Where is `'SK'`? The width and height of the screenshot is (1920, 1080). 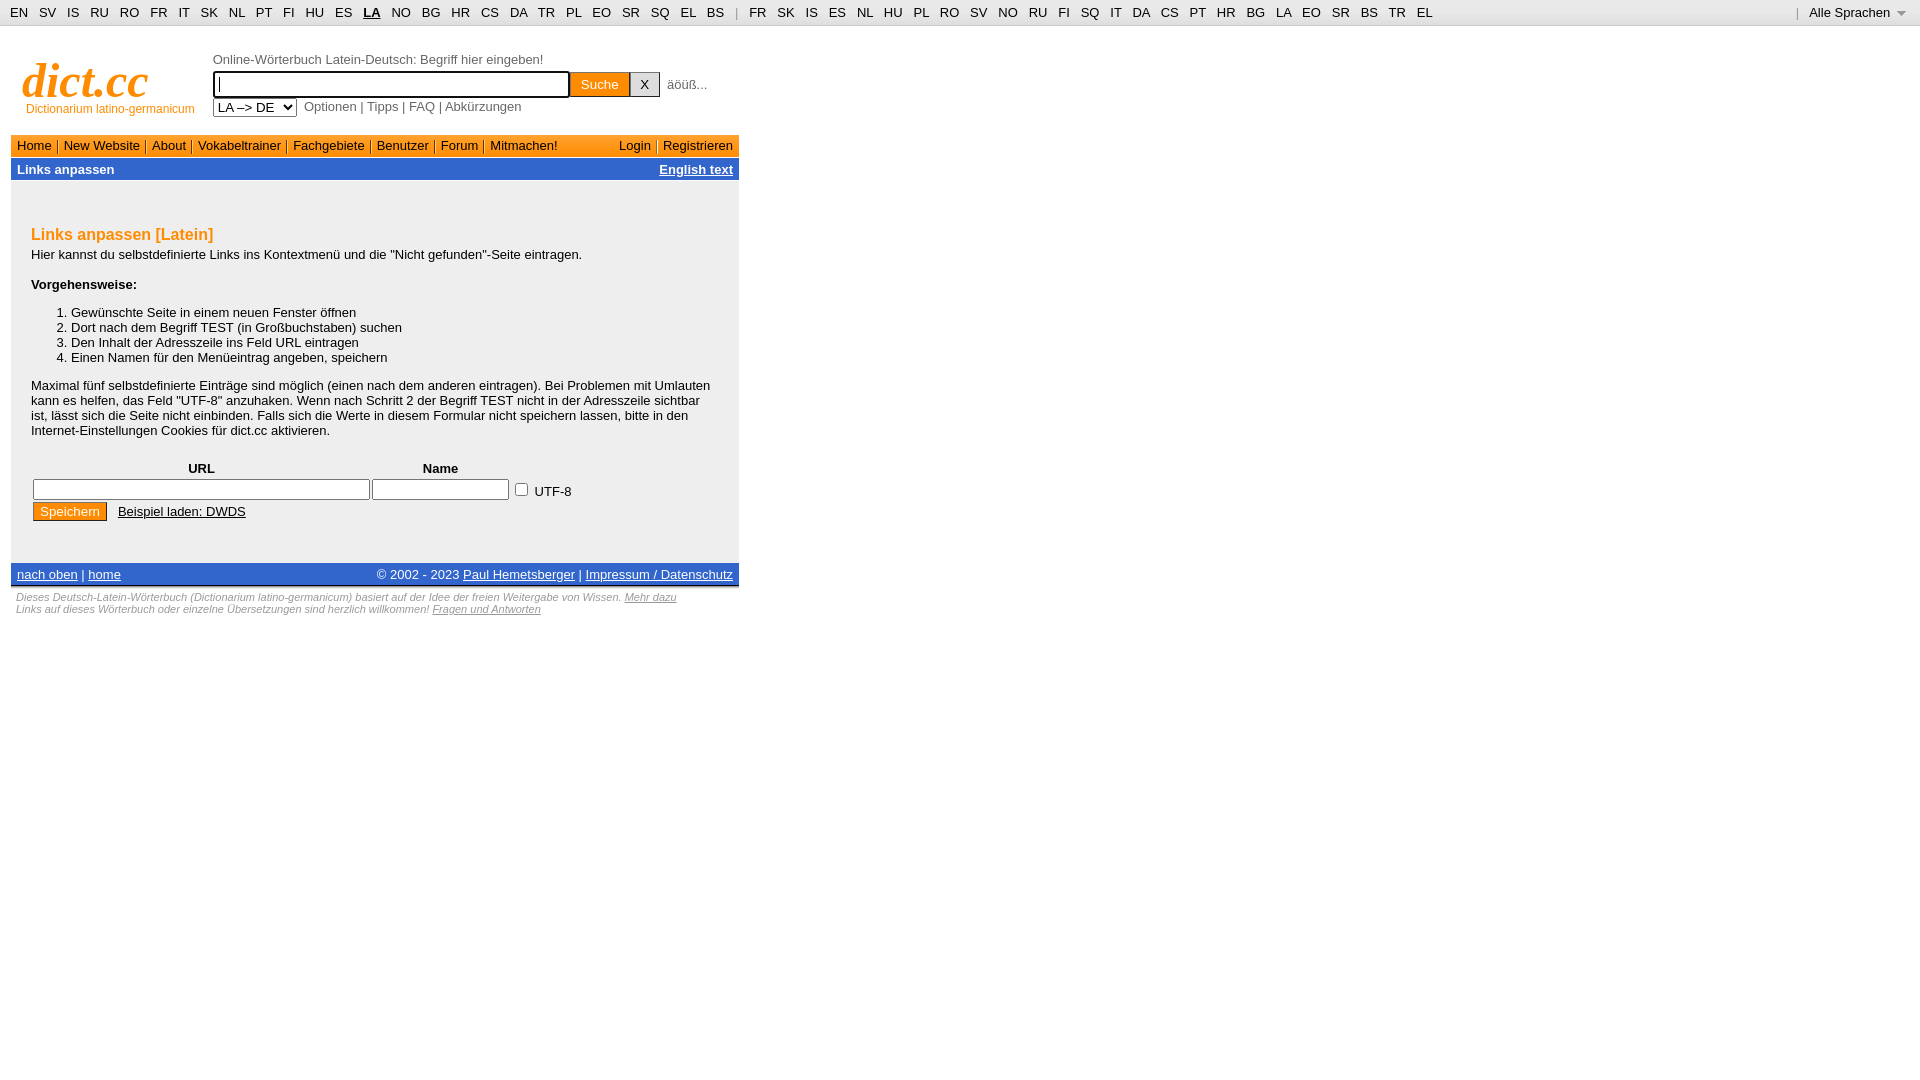 'SK' is located at coordinates (776, 12).